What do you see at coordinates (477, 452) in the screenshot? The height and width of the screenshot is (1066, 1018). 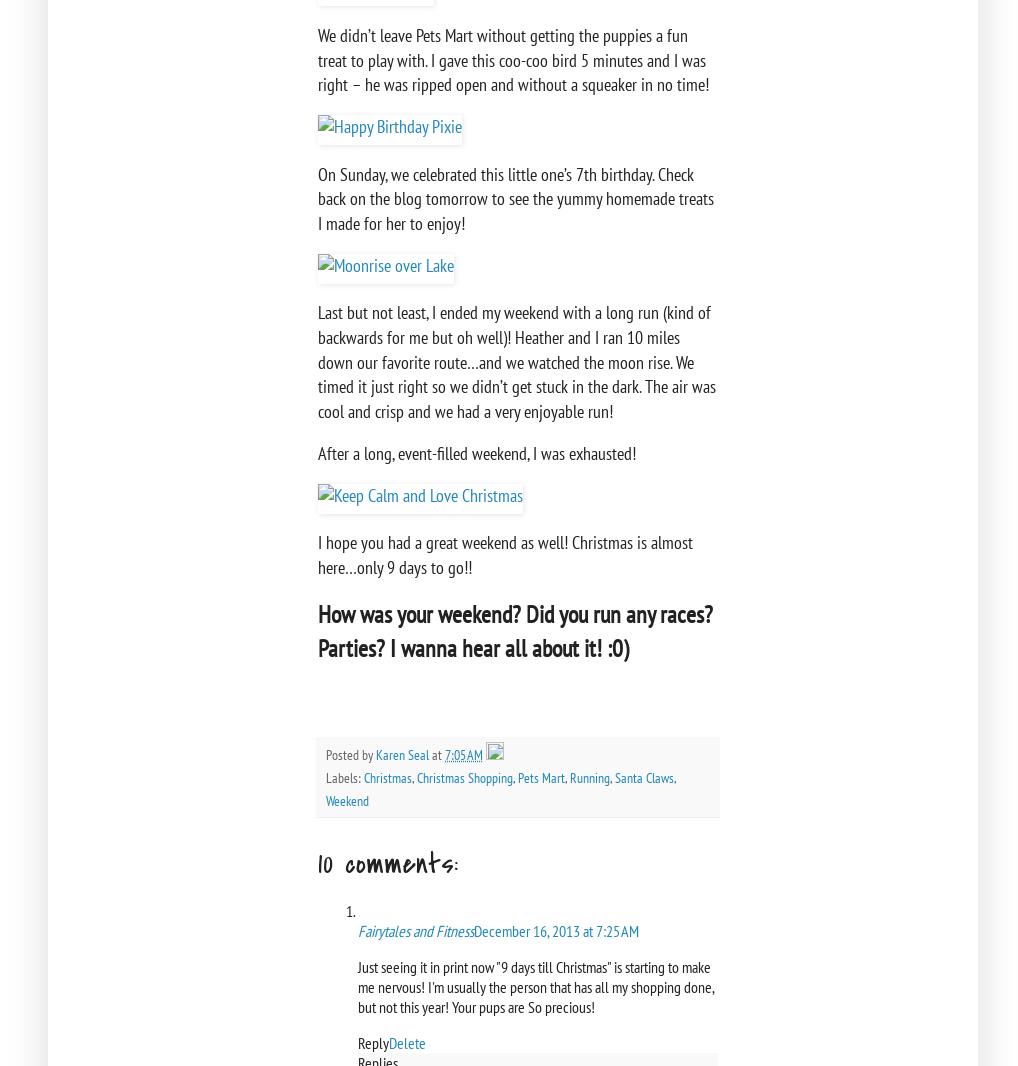 I see `'After a long, event-filled weekend, I was exhausted!'` at bounding box center [477, 452].